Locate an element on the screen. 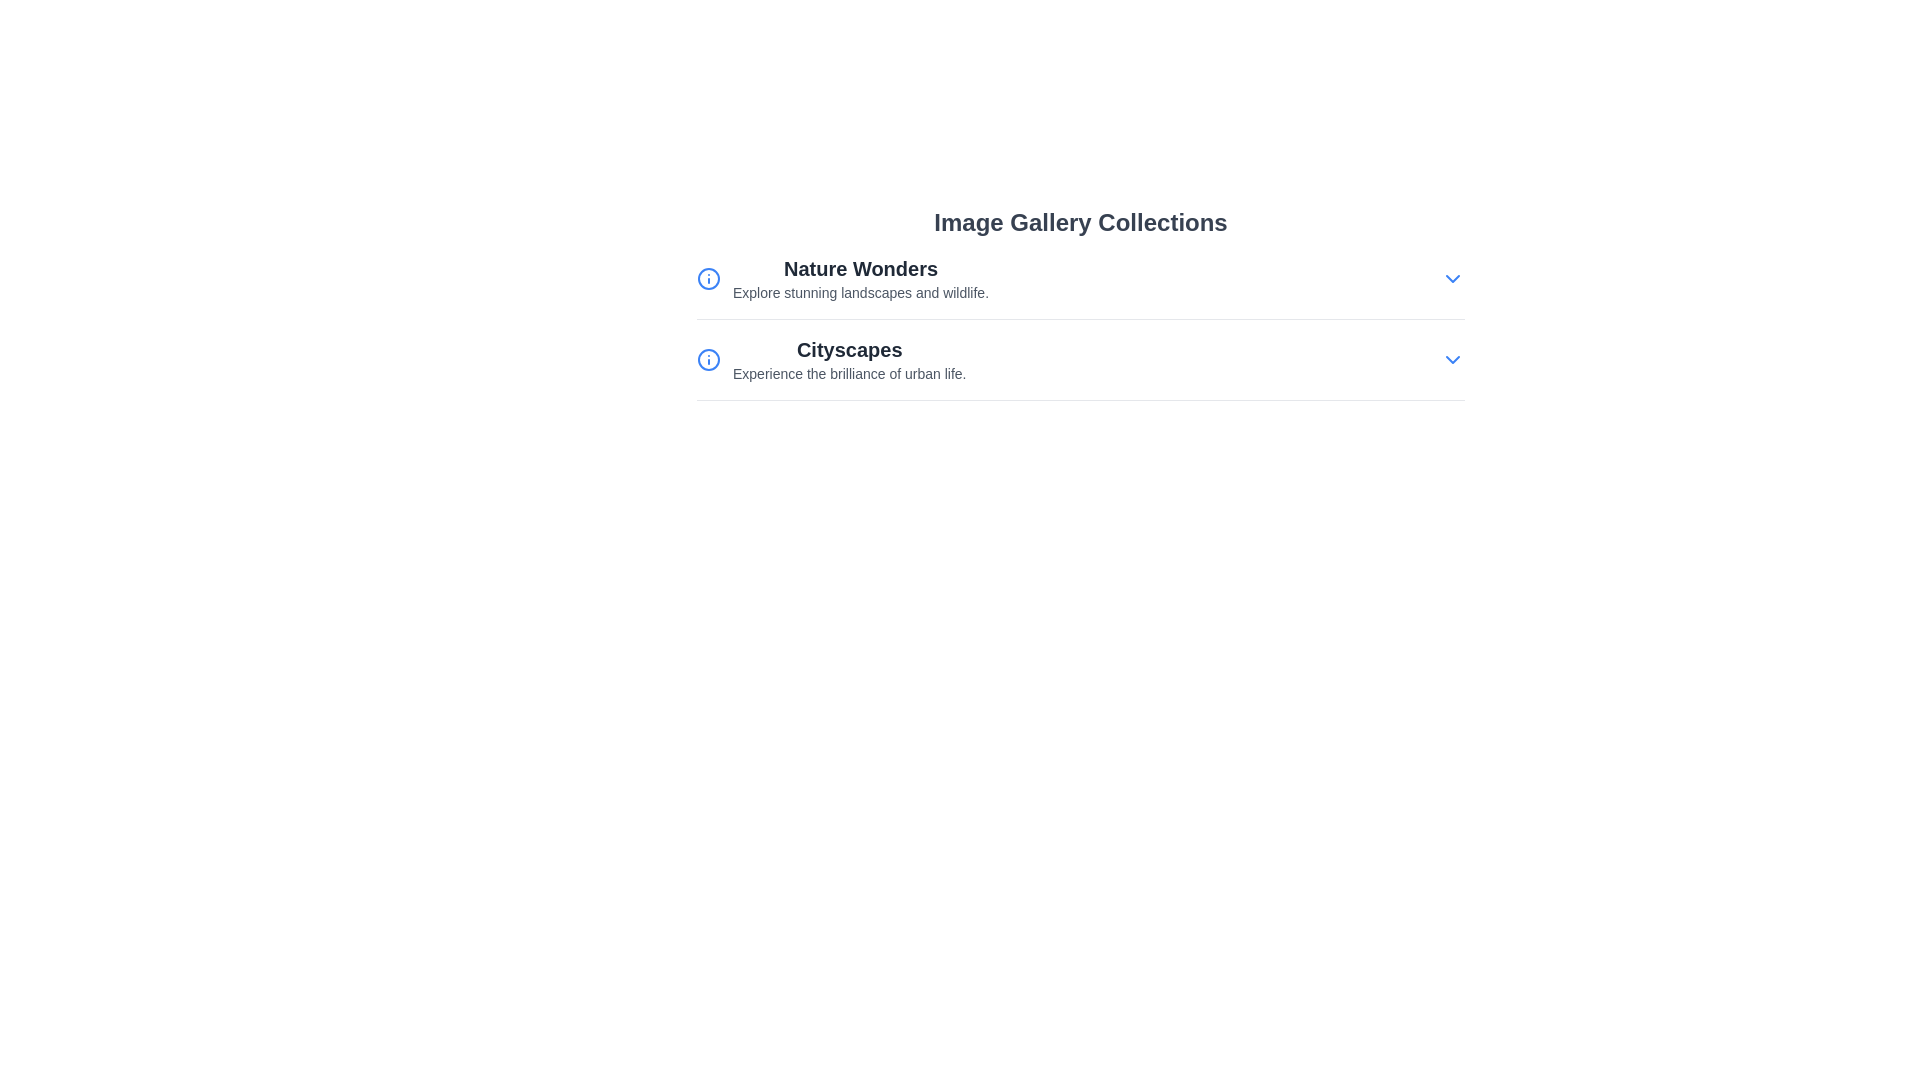  the 'Cityscapes' gallery category text block with icon, located below the 'Nature Wonders' section in the Image Gallery Collections is located at coordinates (831, 358).